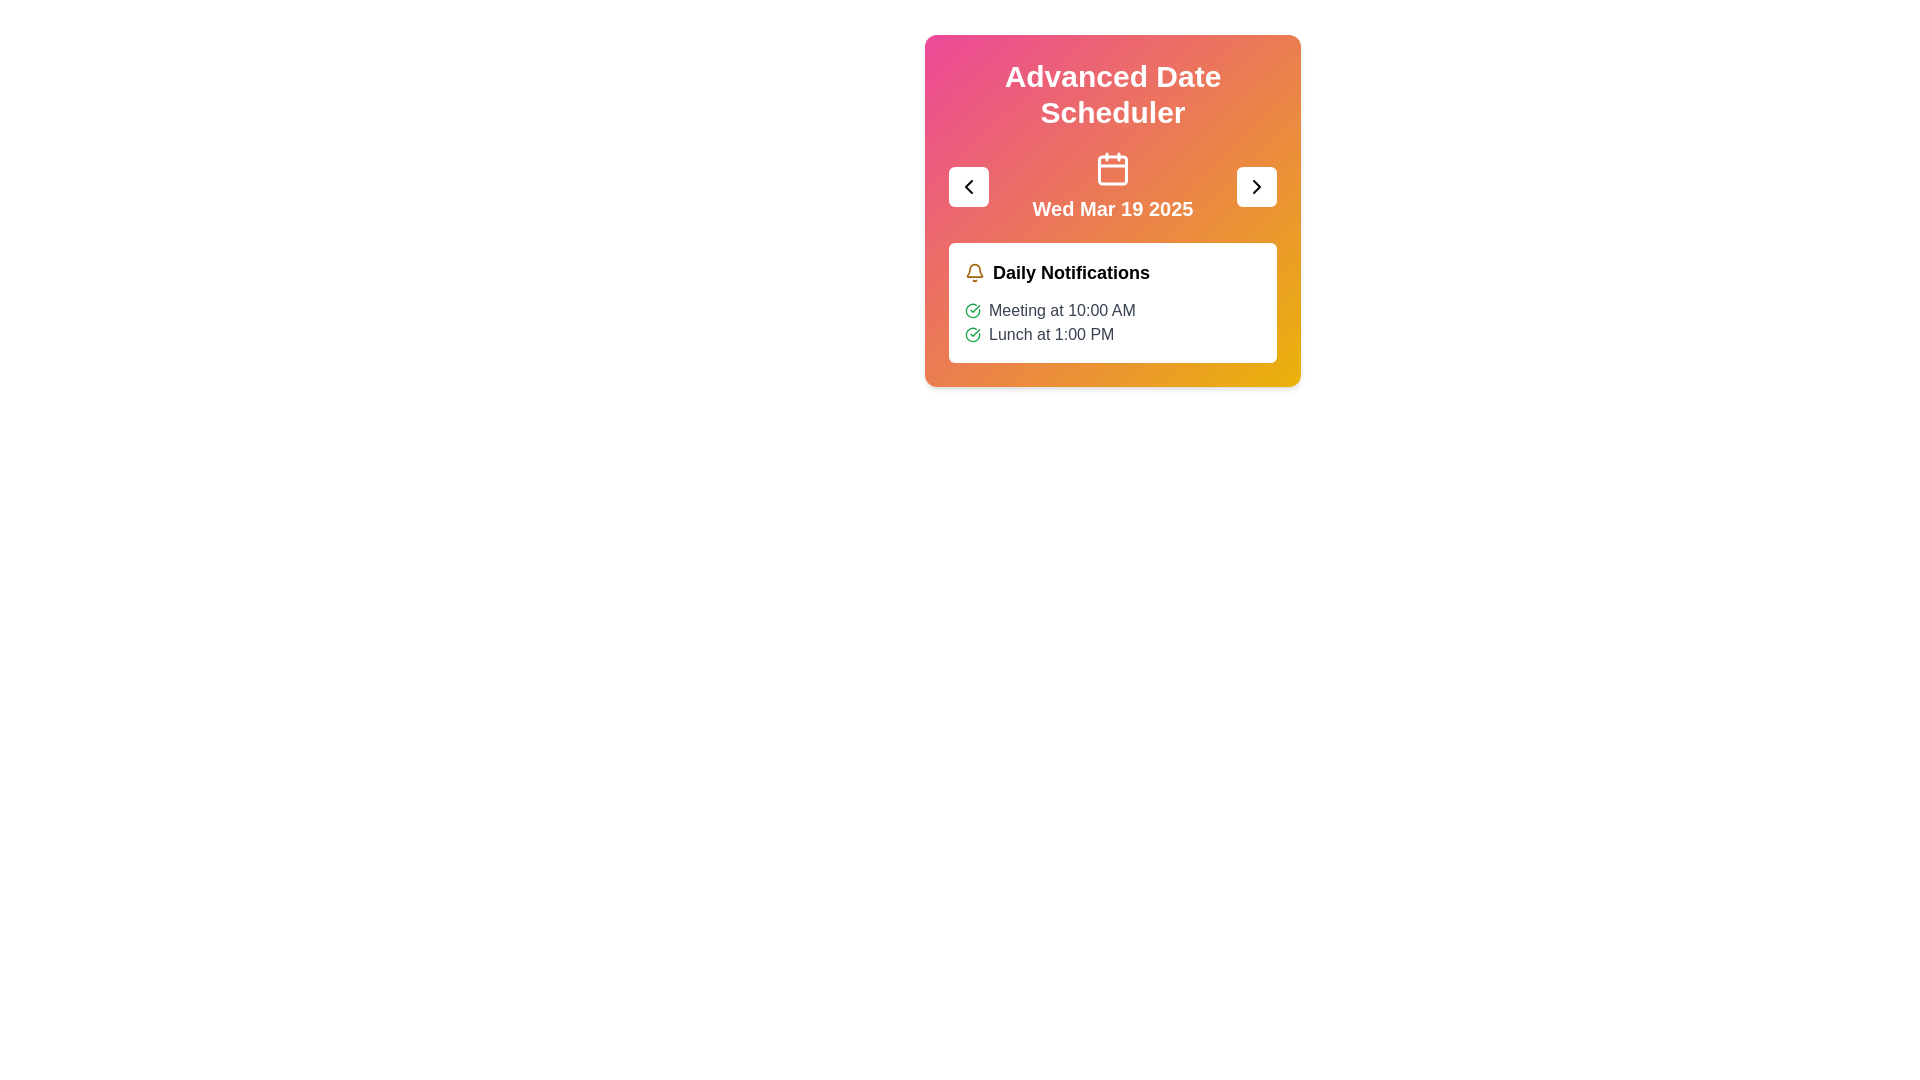 The height and width of the screenshot is (1080, 1920). I want to click on the main body of the calendar icon located centrally under the text 'Advanced Date Scheduler', so click(1112, 169).